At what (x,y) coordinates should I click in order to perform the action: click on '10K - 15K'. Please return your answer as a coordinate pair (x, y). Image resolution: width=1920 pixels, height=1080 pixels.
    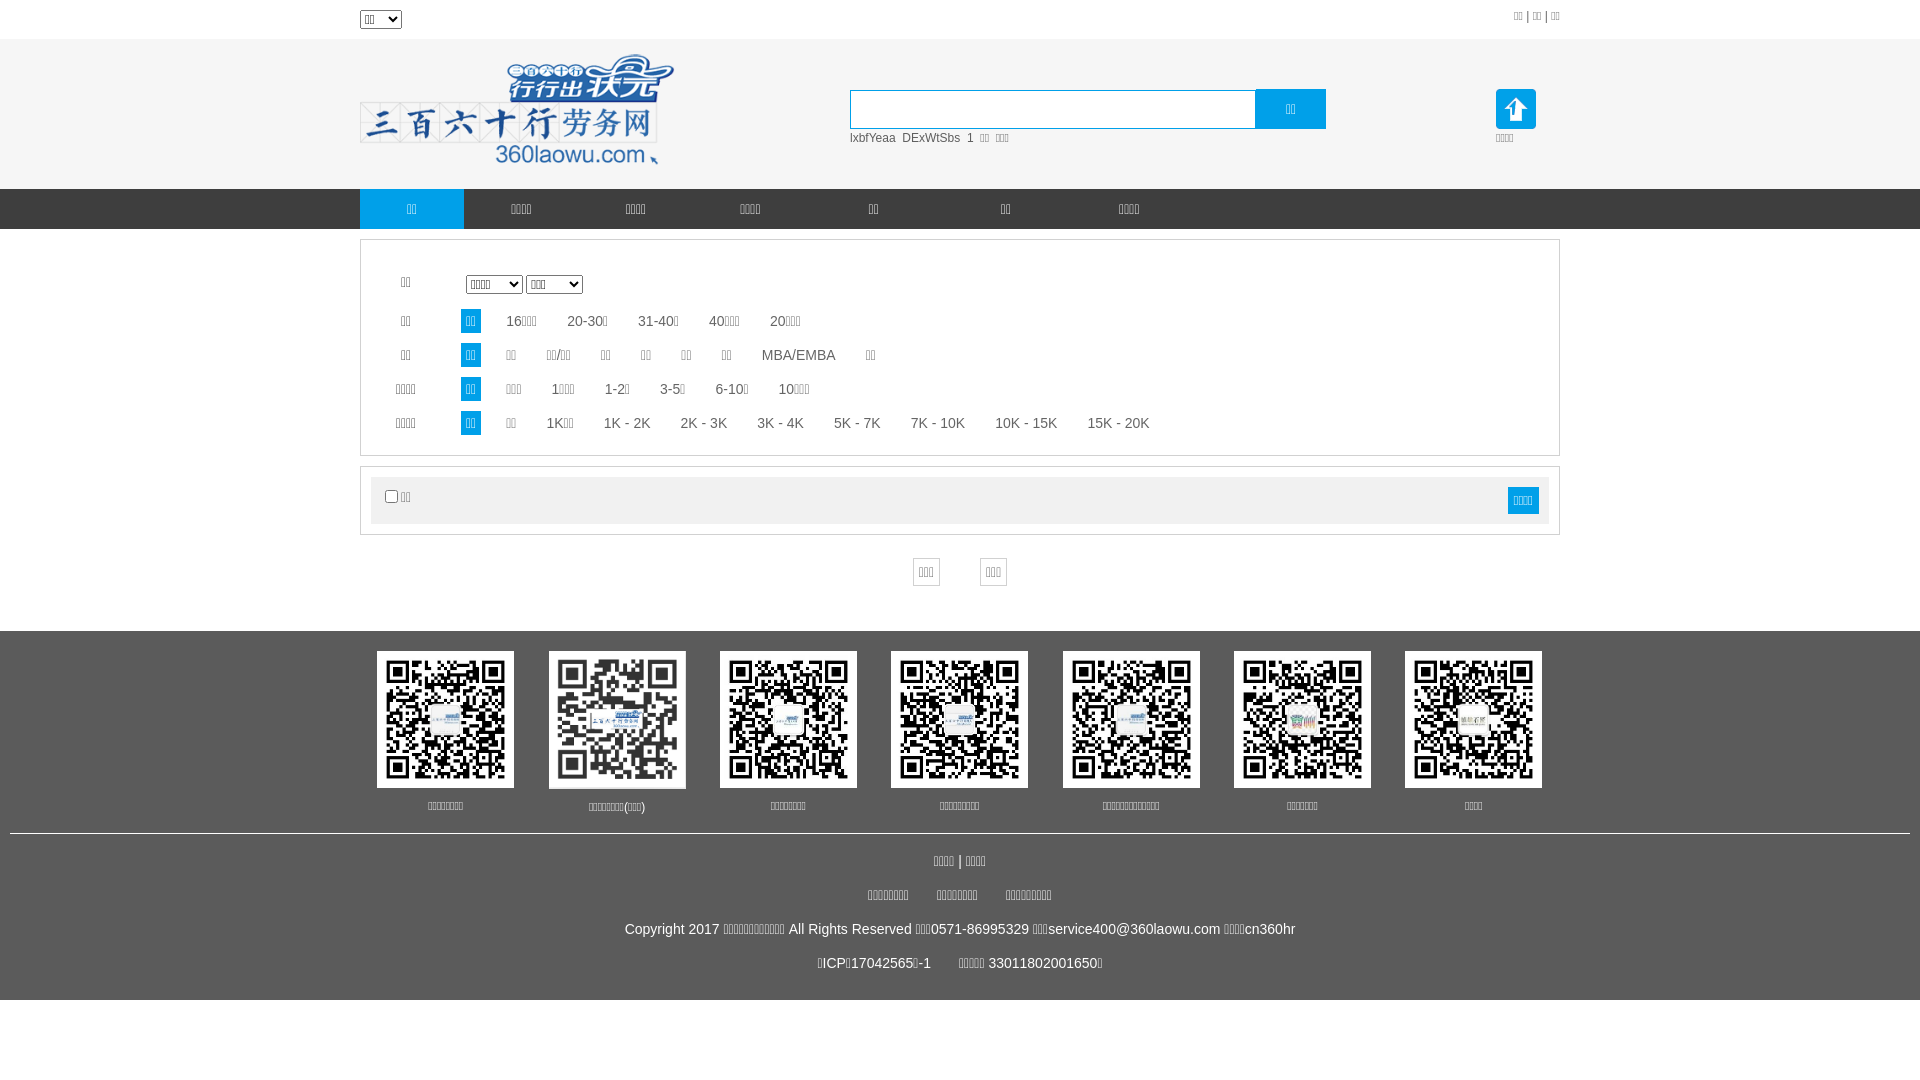
    Looking at the image, I should click on (1026, 422).